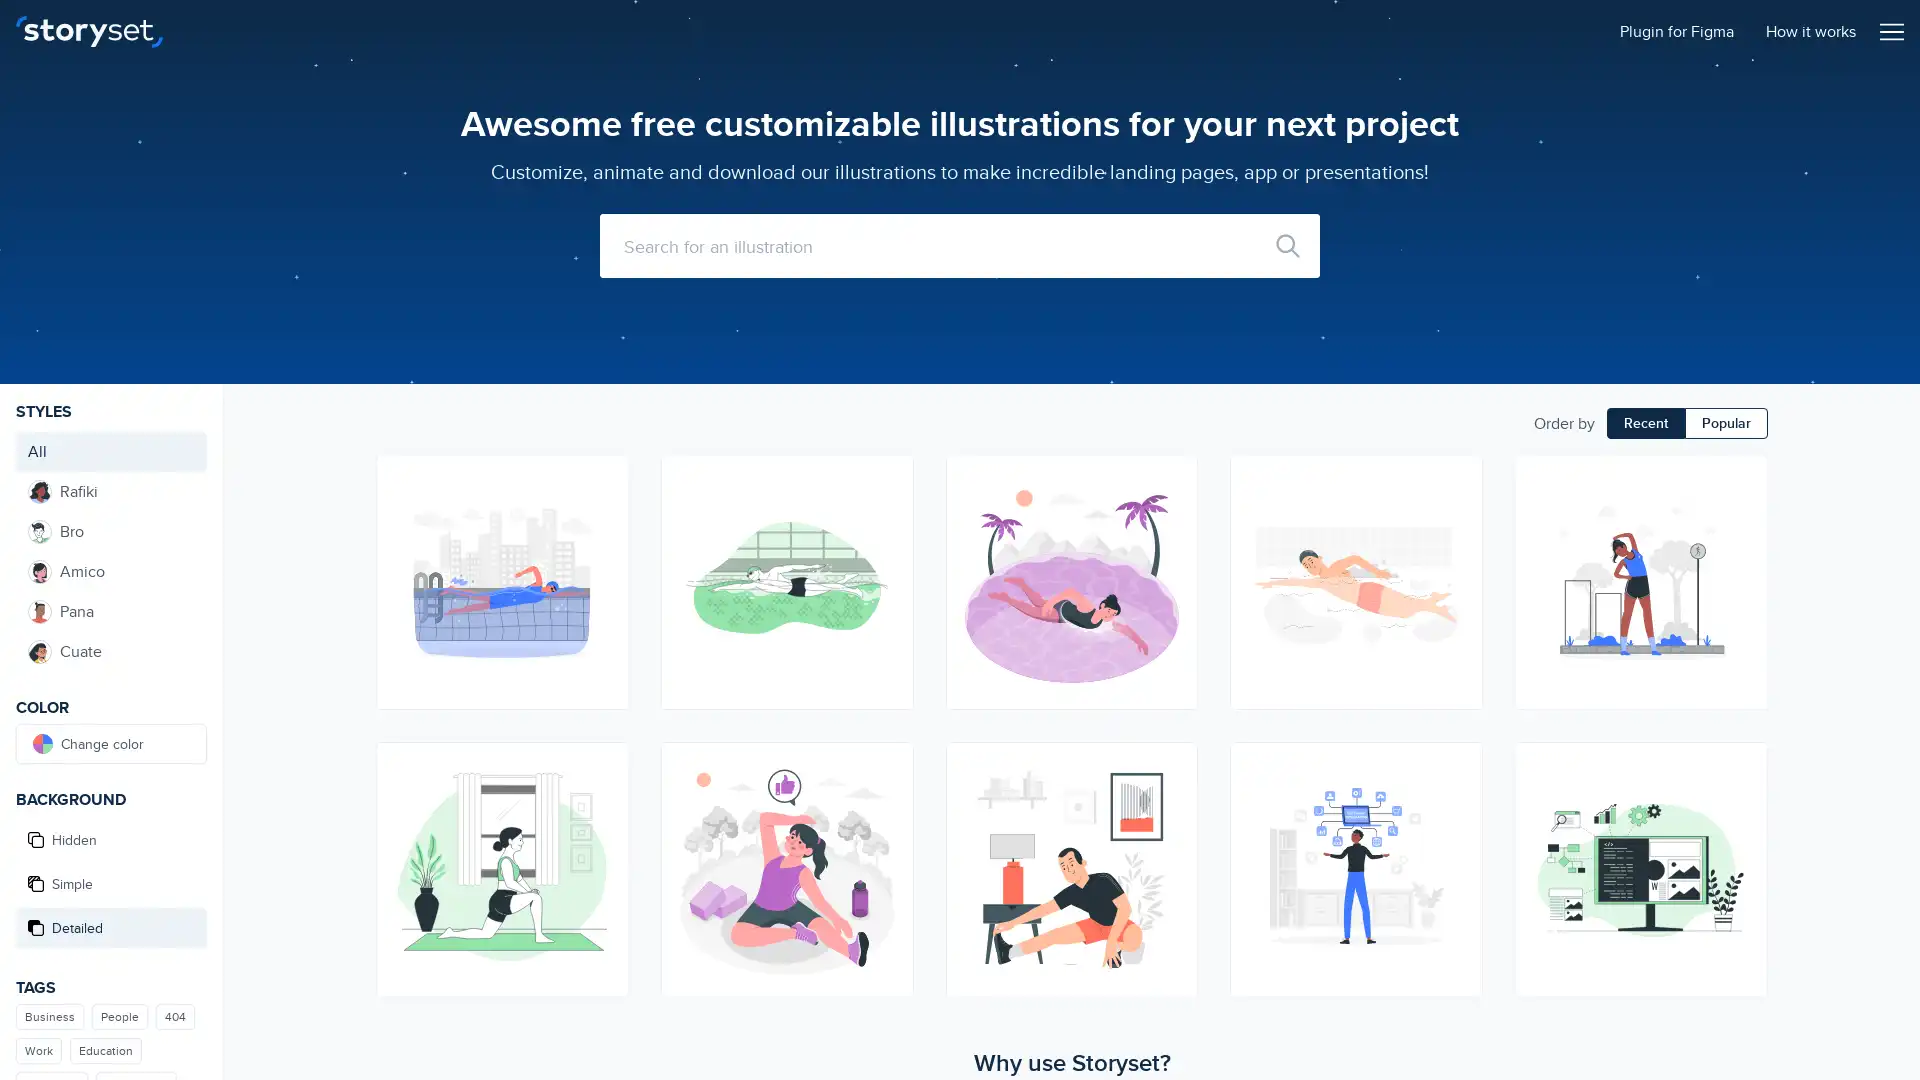 This screenshot has height=1080, width=1920. I want to click on download icon Download, so click(602, 515).